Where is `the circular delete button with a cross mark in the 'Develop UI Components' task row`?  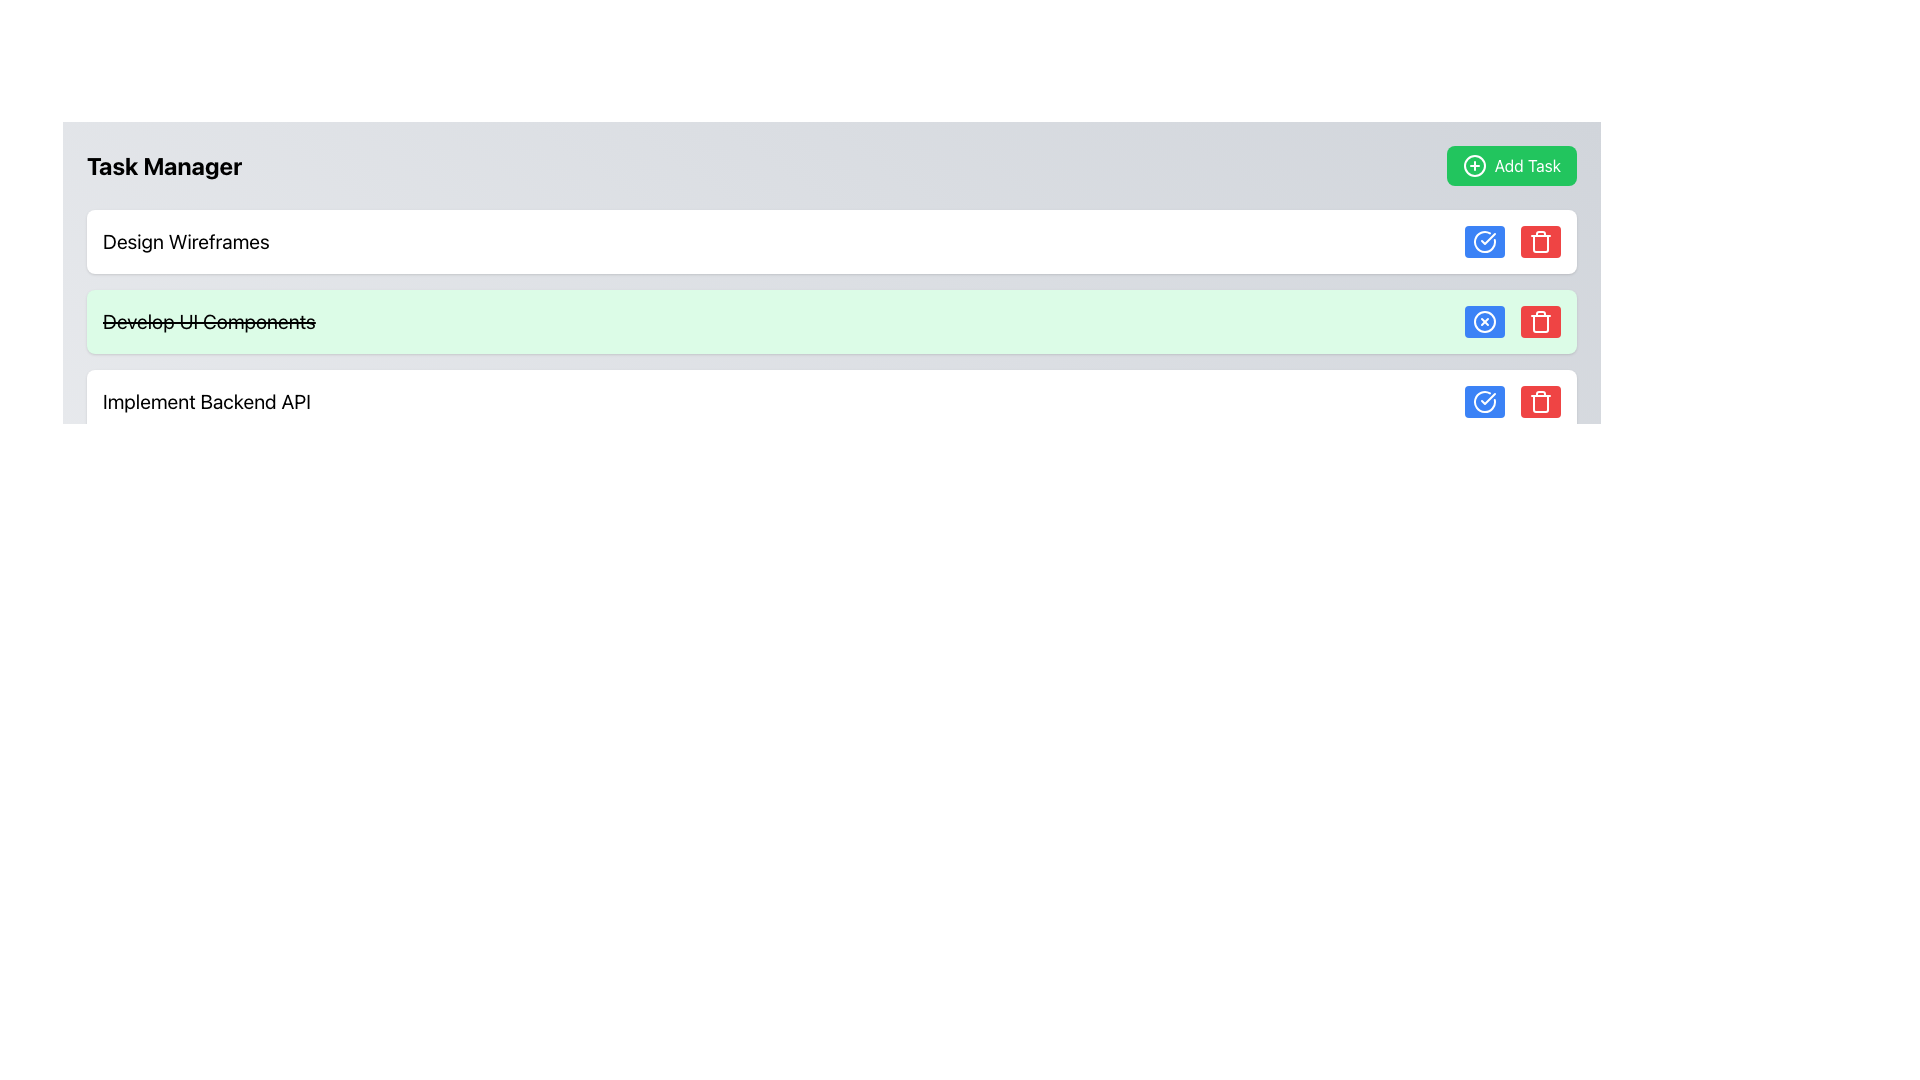 the circular delete button with a cross mark in the 'Develop UI Components' task row is located at coordinates (1484, 320).